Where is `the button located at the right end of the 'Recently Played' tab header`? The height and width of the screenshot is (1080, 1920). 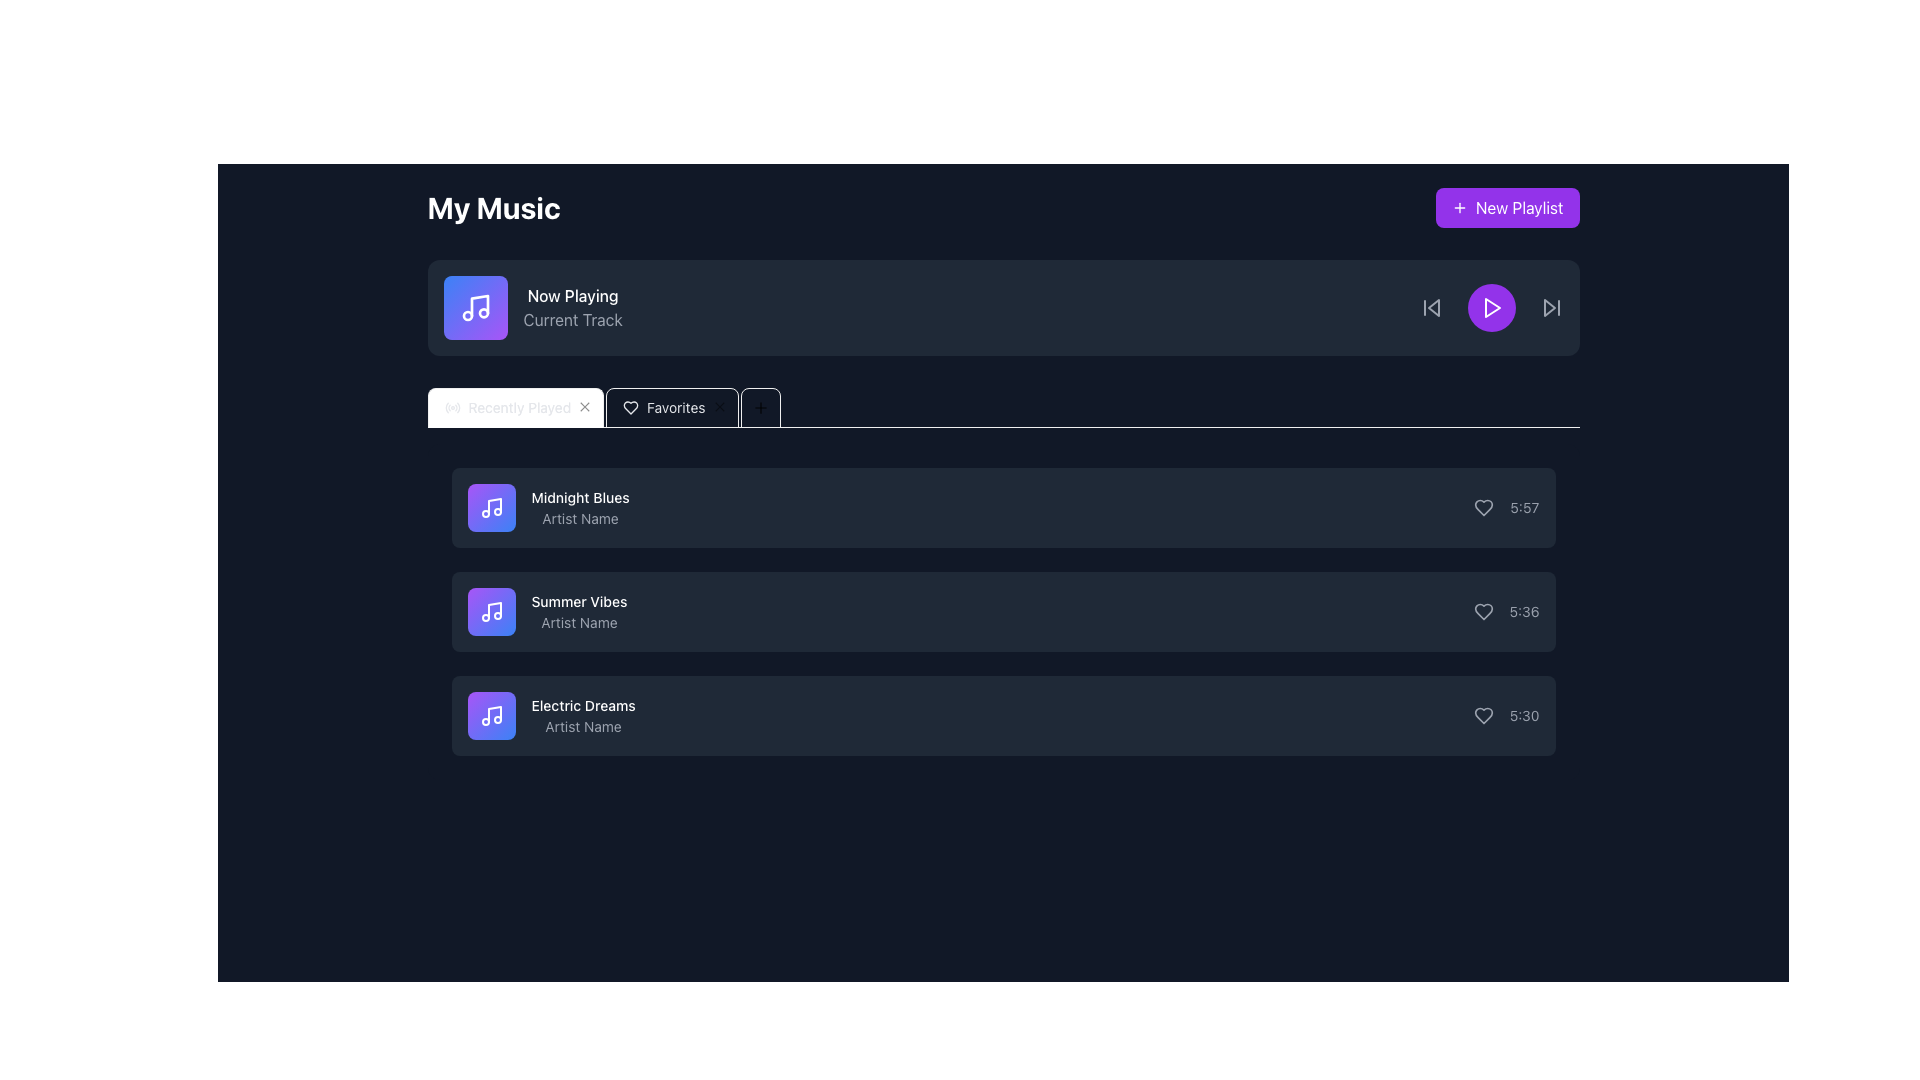
the button located at the right end of the 'Recently Played' tab header is located at coordinates (584, 407).